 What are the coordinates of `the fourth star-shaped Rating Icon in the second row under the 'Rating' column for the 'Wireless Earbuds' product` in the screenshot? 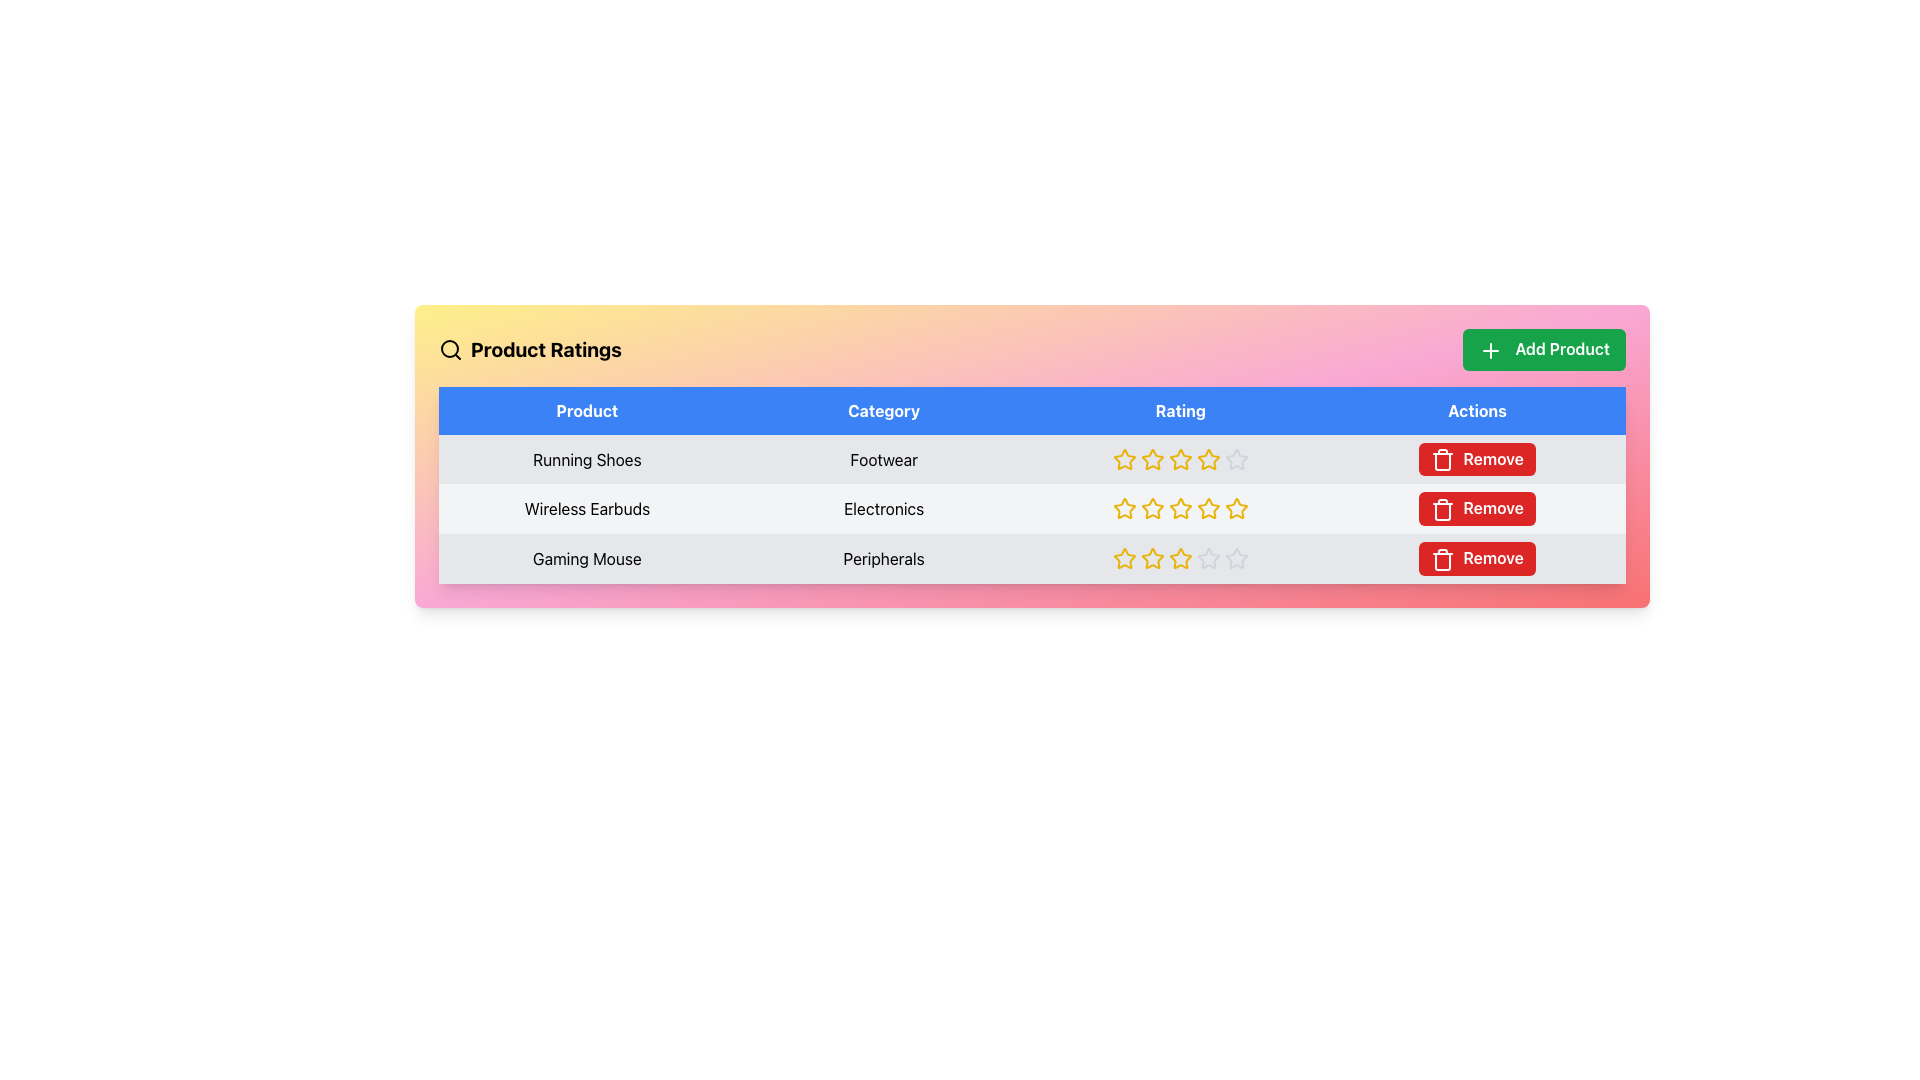 It's located at (1235, 508).